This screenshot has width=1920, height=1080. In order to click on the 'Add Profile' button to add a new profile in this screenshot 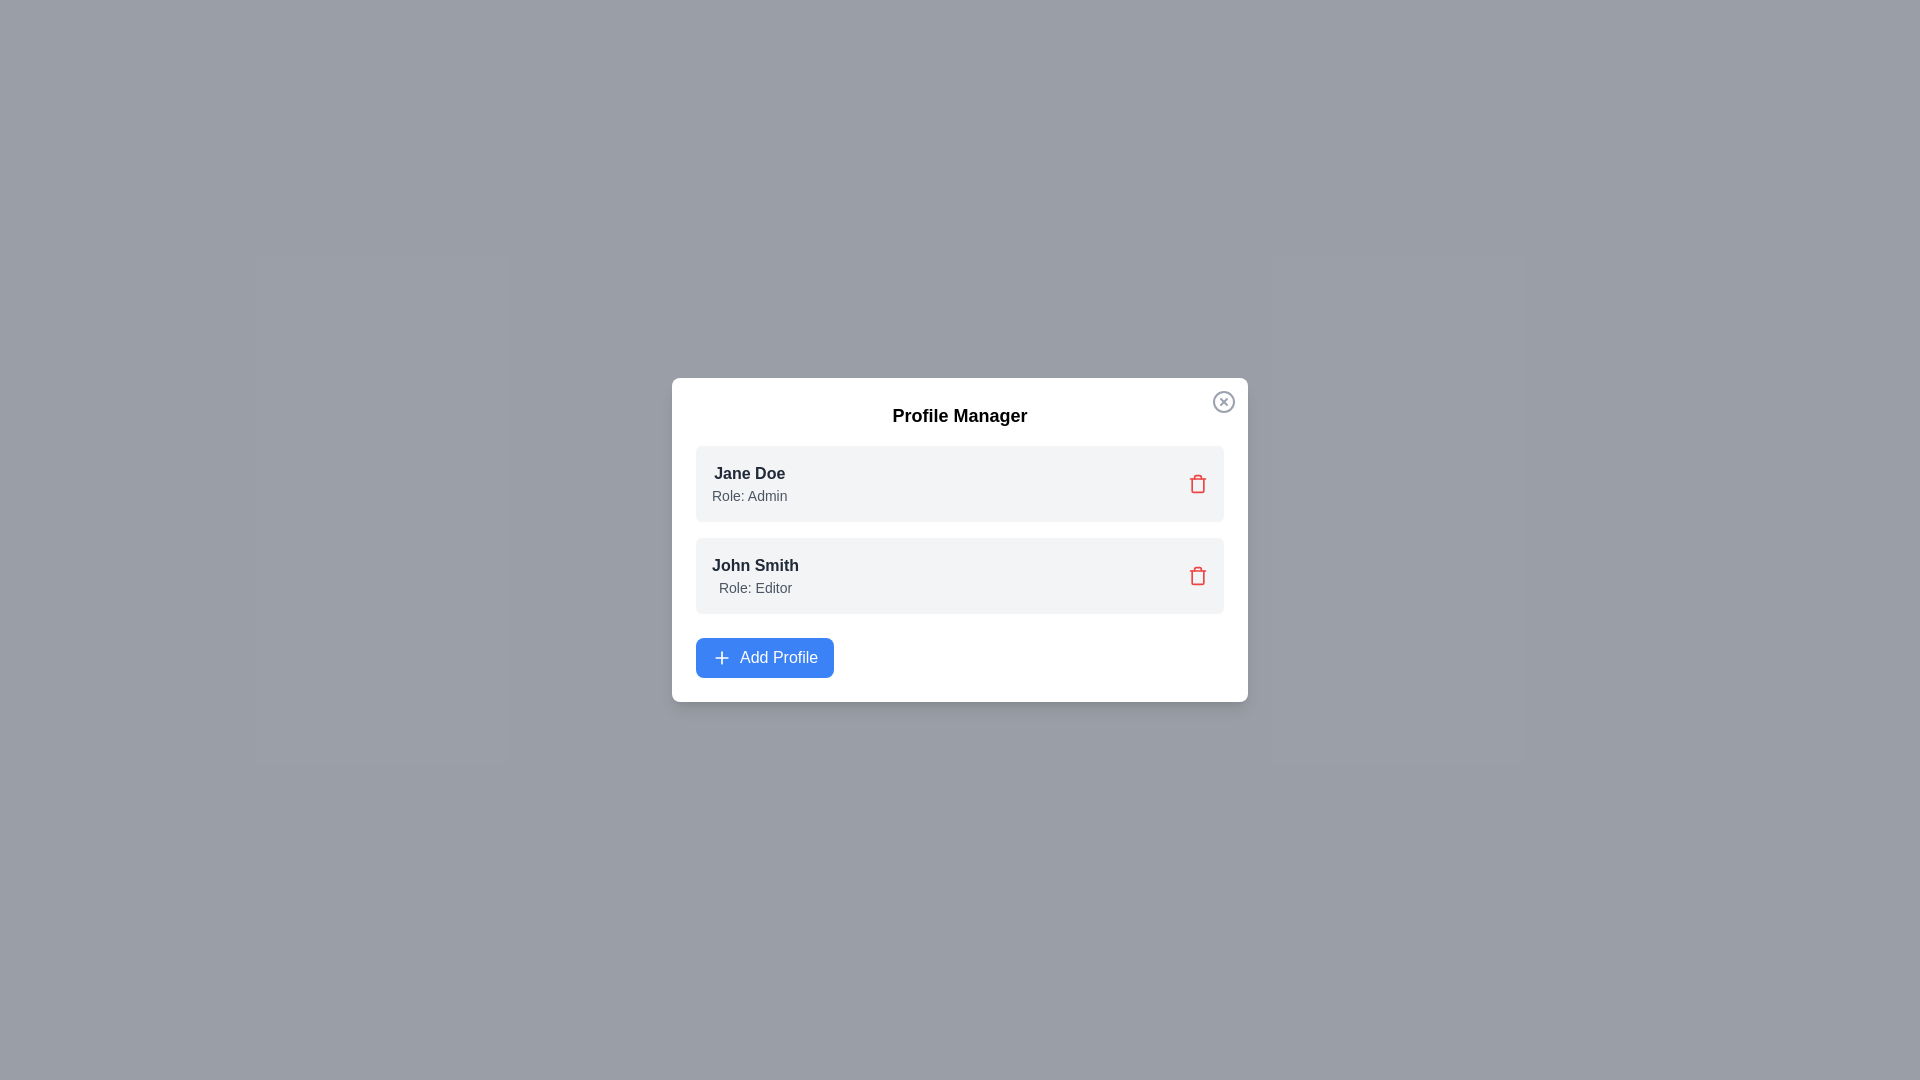, I will do `click(763, 658)`.